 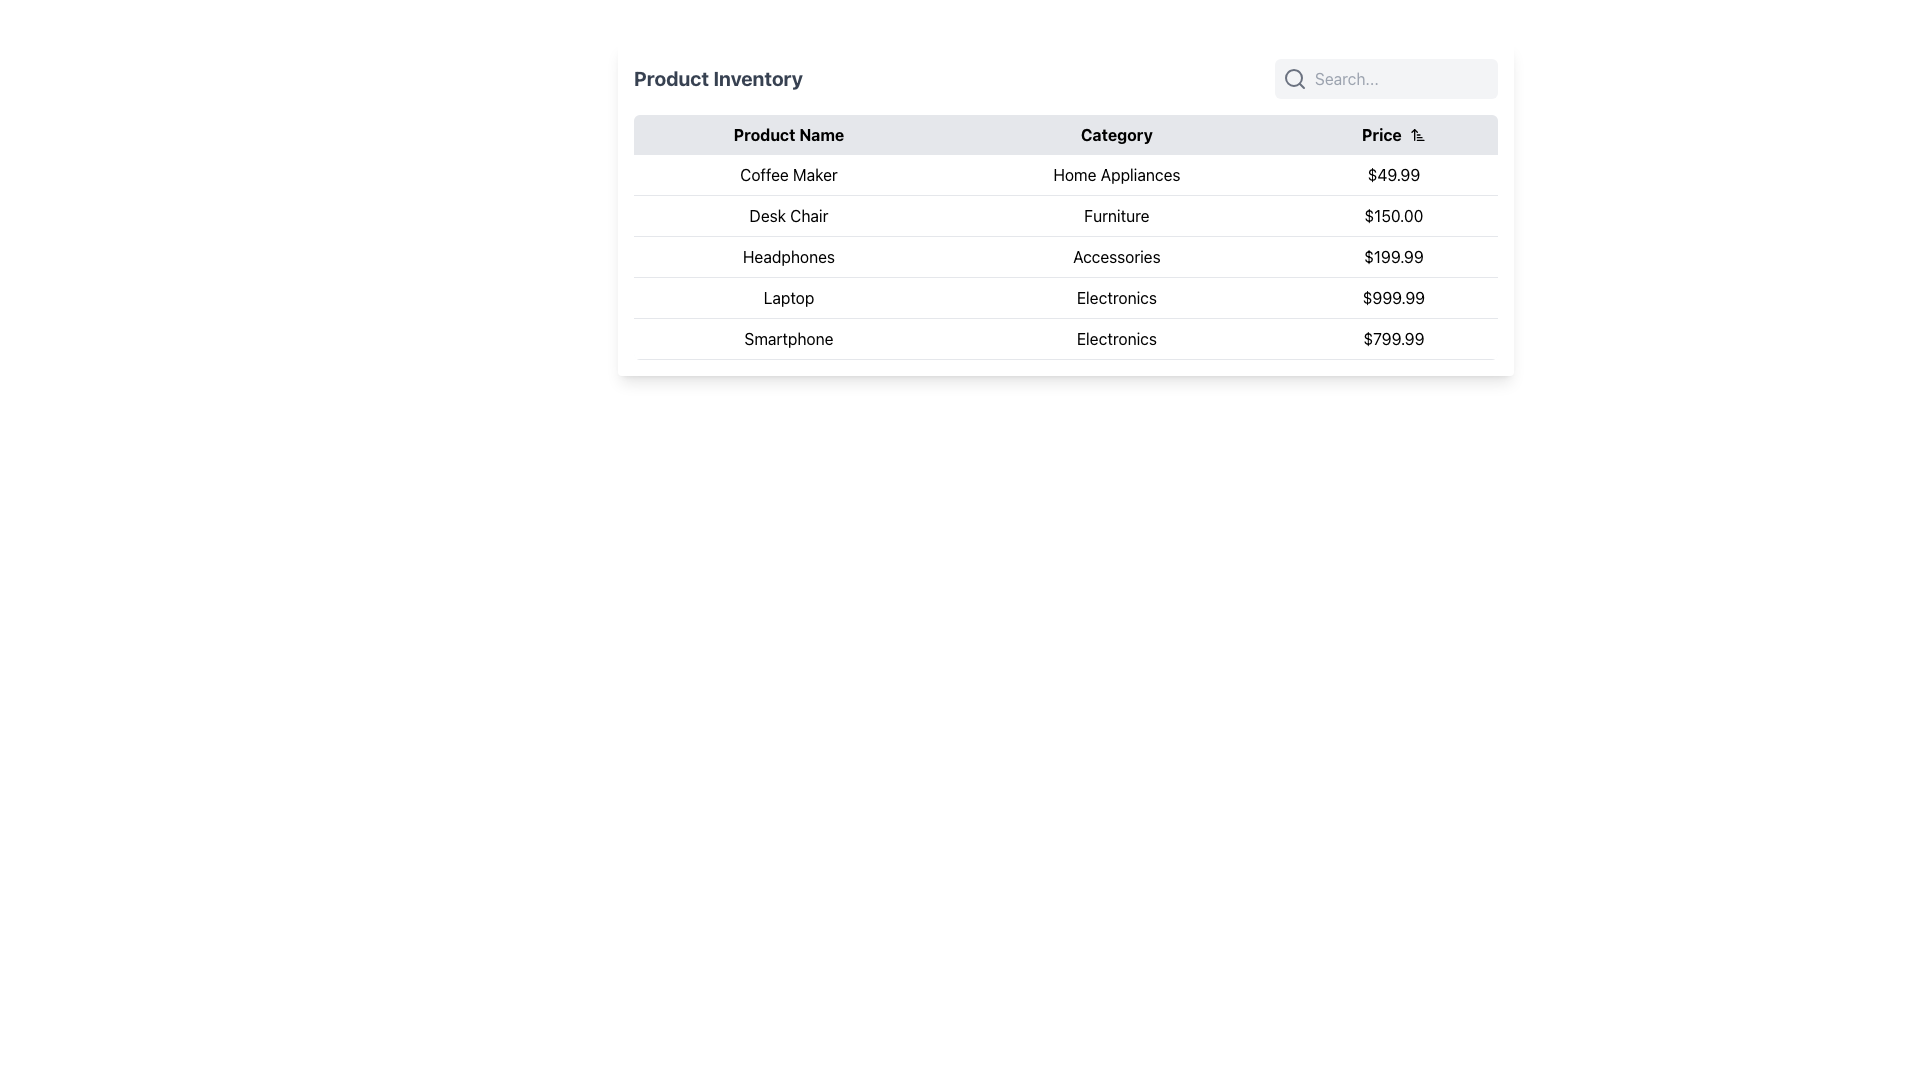 I want to click on the 'Product Name' text label, so click(x=787, y=135).